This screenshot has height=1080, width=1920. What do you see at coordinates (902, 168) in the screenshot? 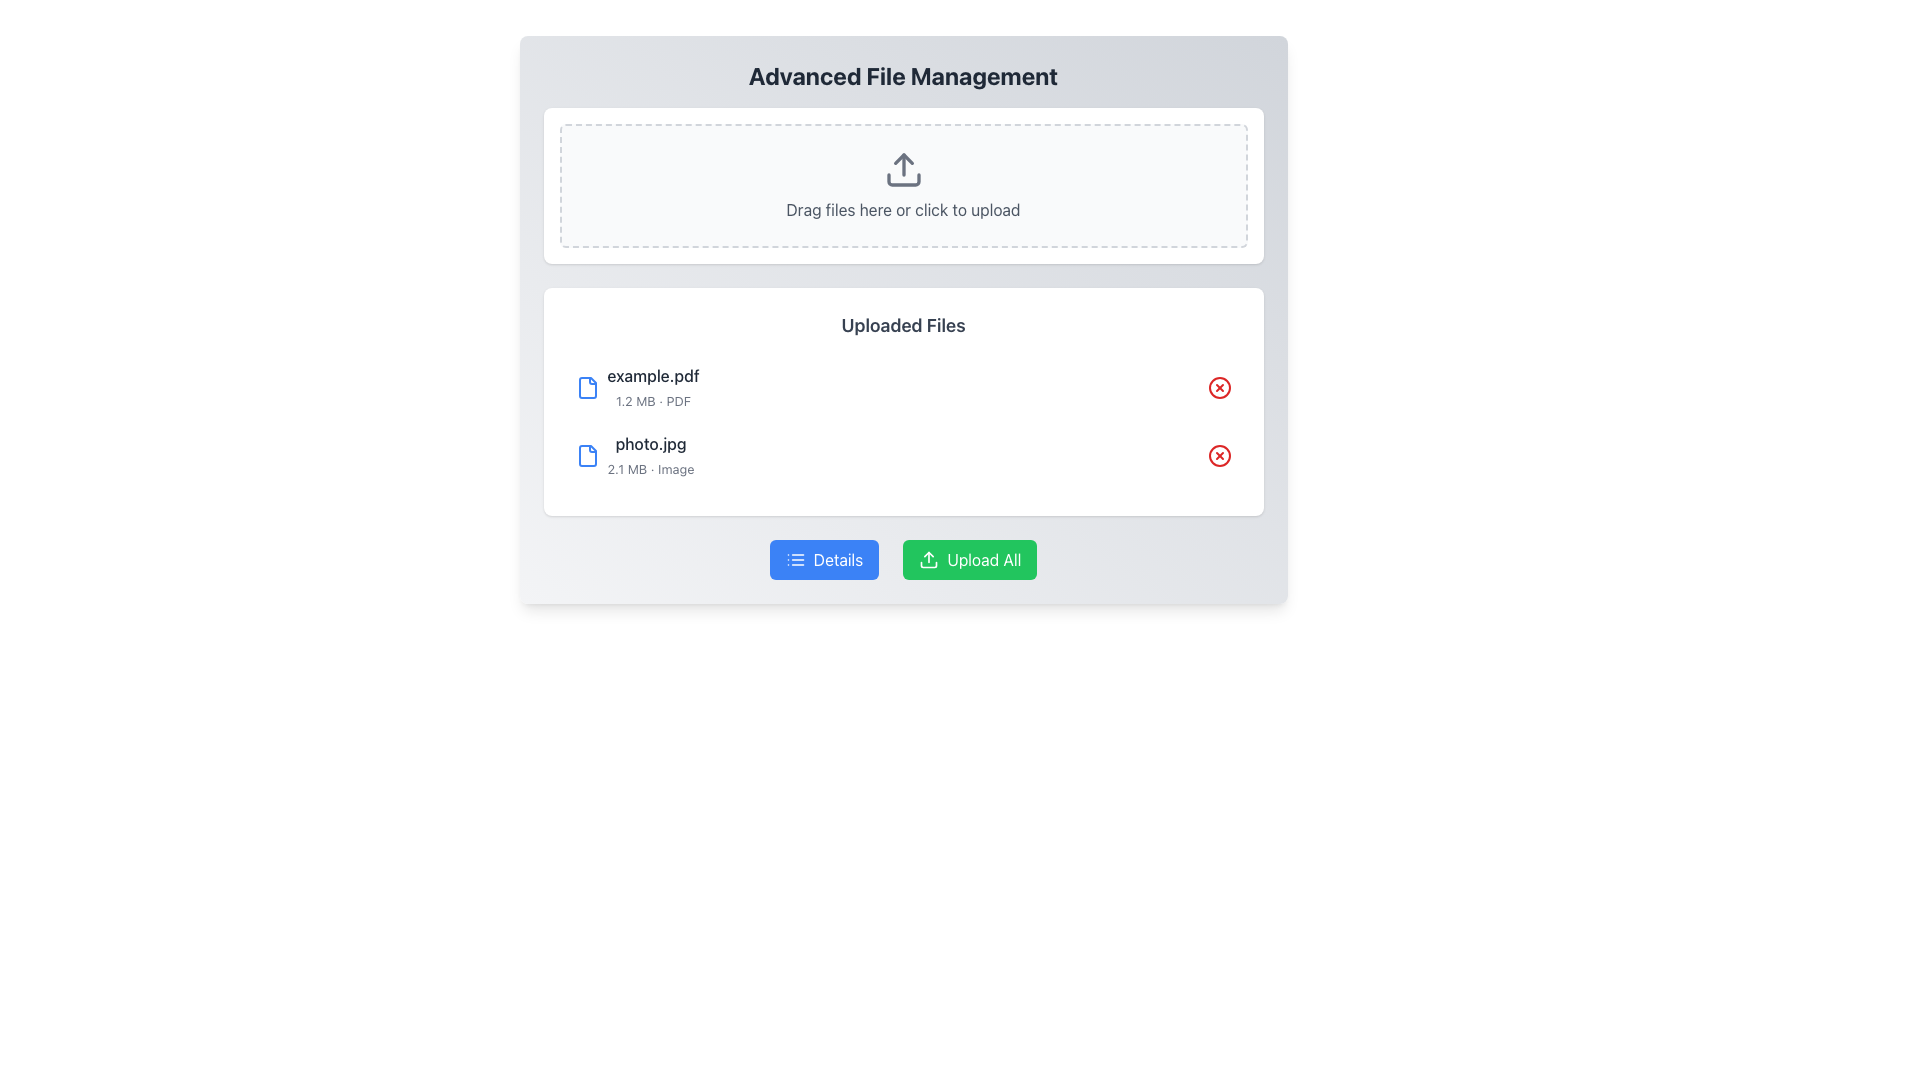
I see `the upload icon, which is a gray arrow pointing upward, located within a dashed-bordered box and centered above the text 'Drag files here or click to upload', to initiate the upload process` at bounding box center [902, 168].